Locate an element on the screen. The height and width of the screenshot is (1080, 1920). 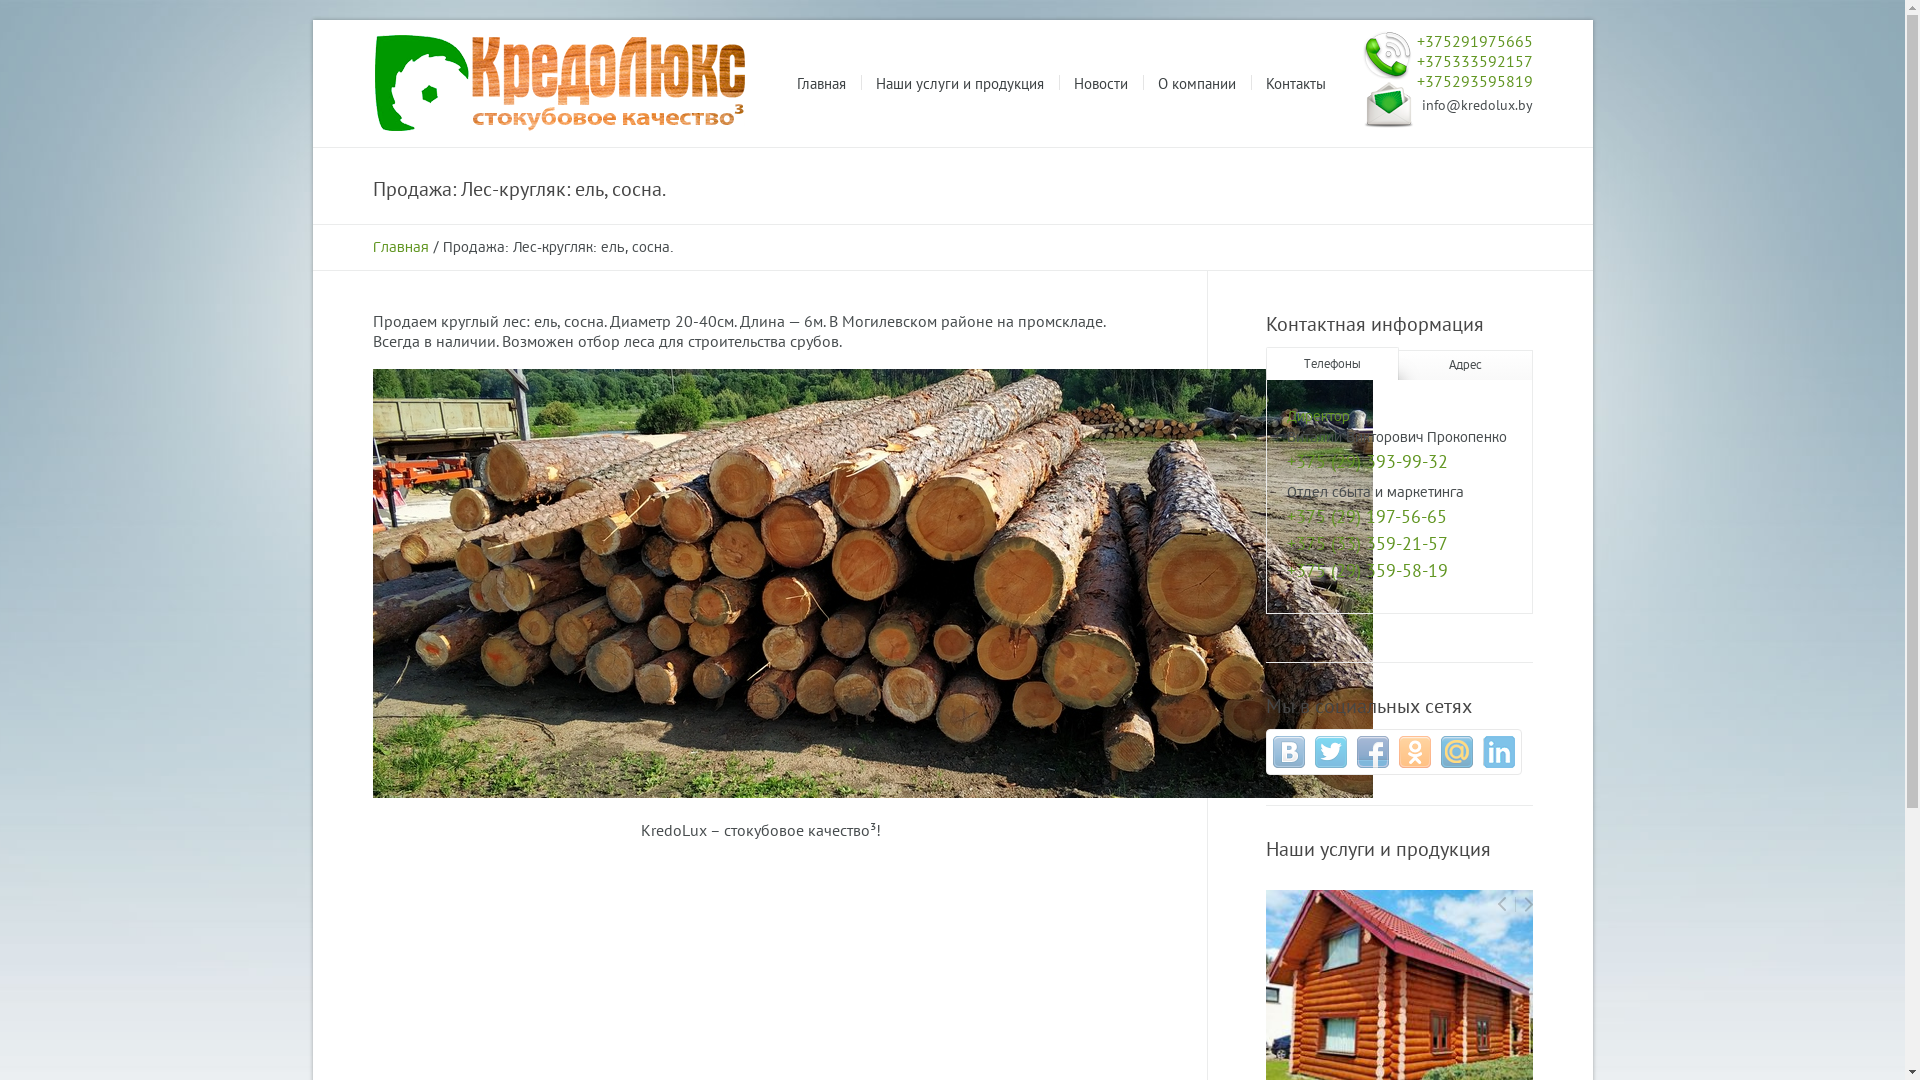
'+375293595819' is located at coordinates (1473, 80).